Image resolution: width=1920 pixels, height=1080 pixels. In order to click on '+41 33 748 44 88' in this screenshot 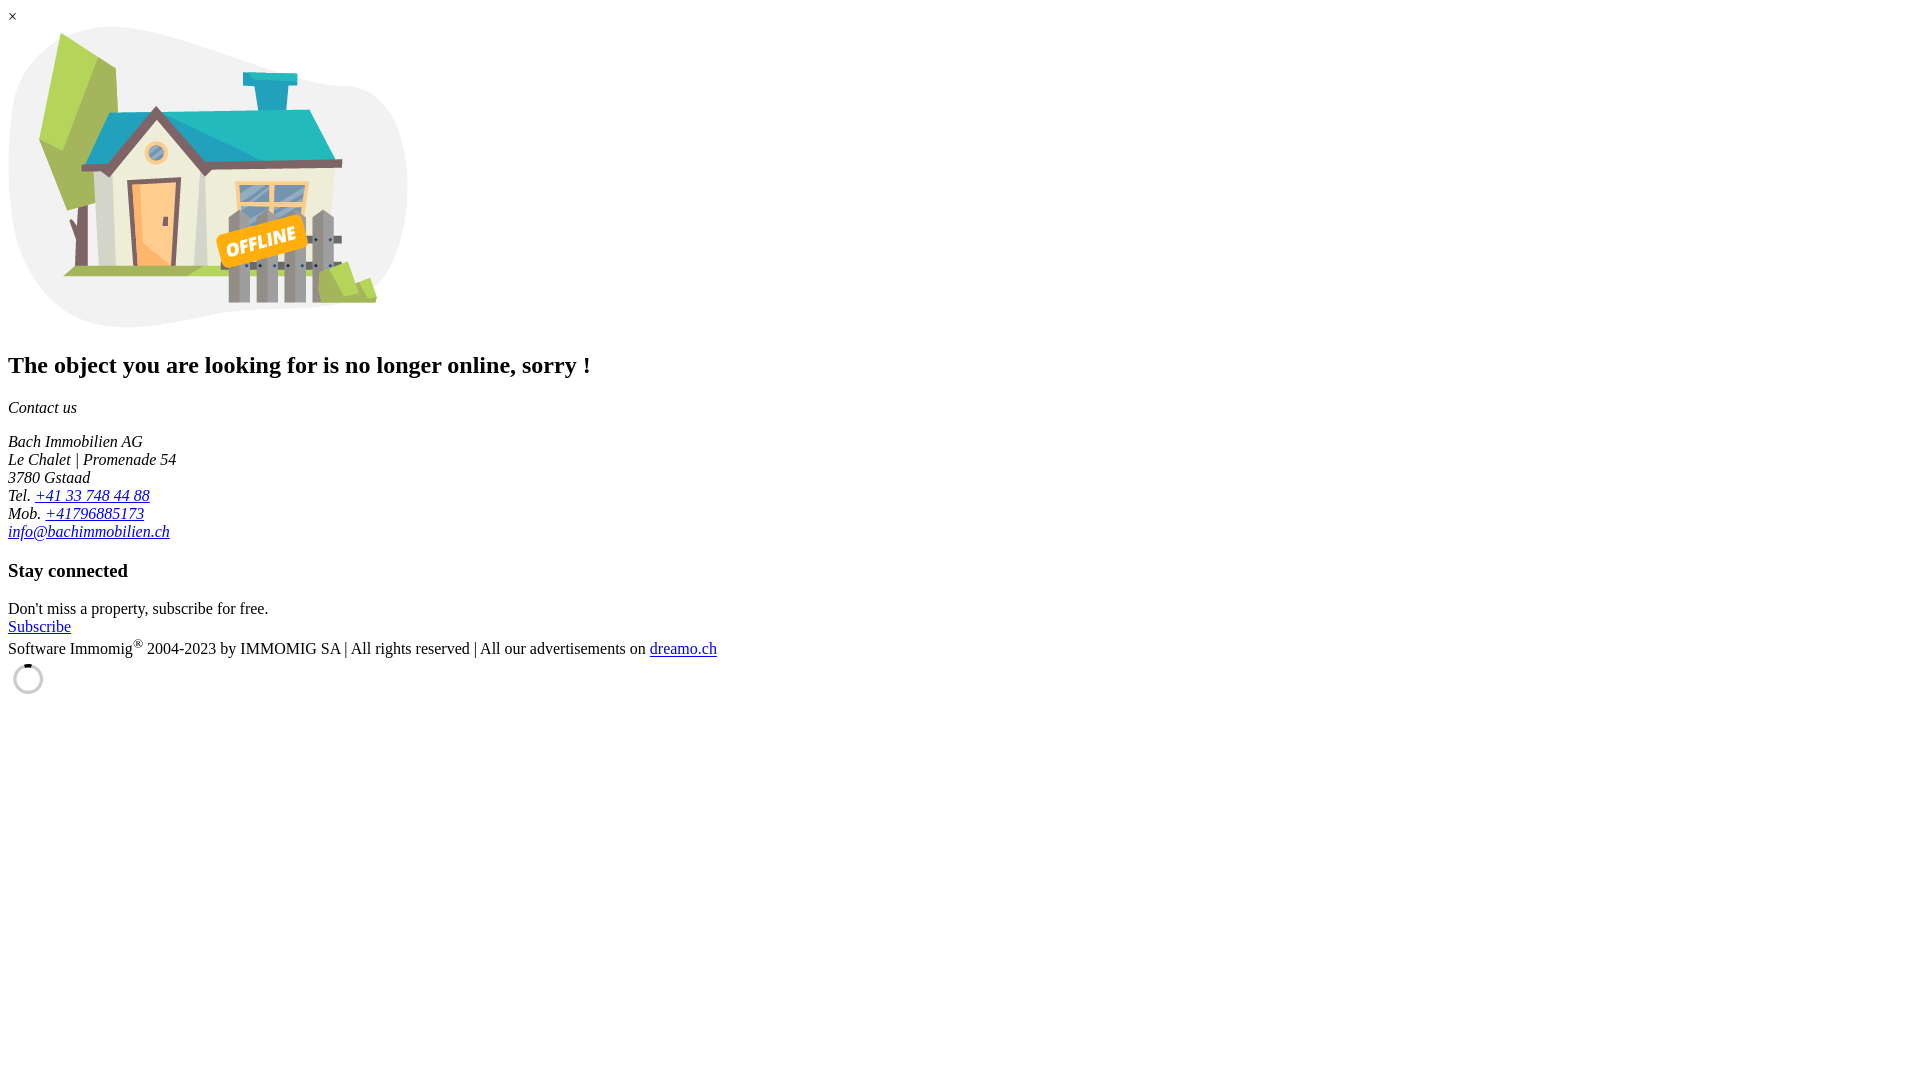, I will do `click(91, 495)`.